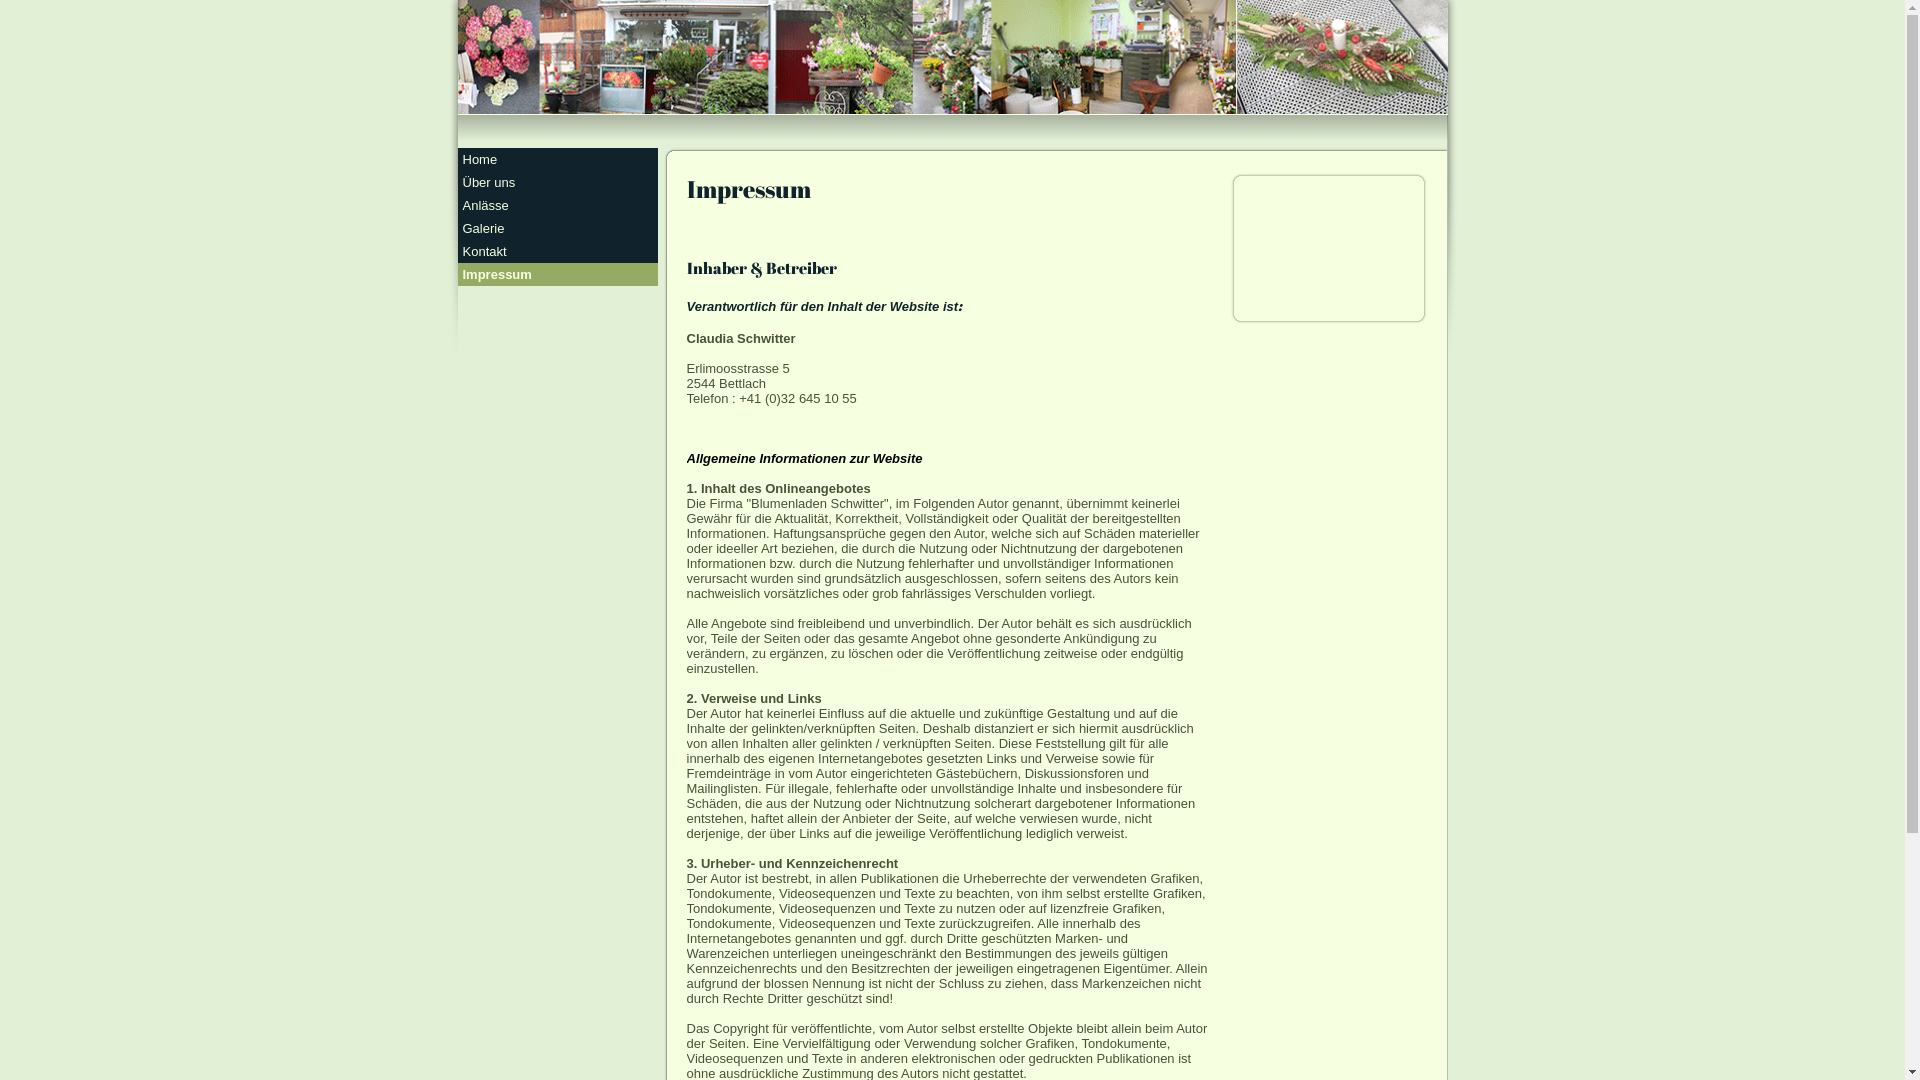  I want to click on 'Kontakt', so click(557, 250).